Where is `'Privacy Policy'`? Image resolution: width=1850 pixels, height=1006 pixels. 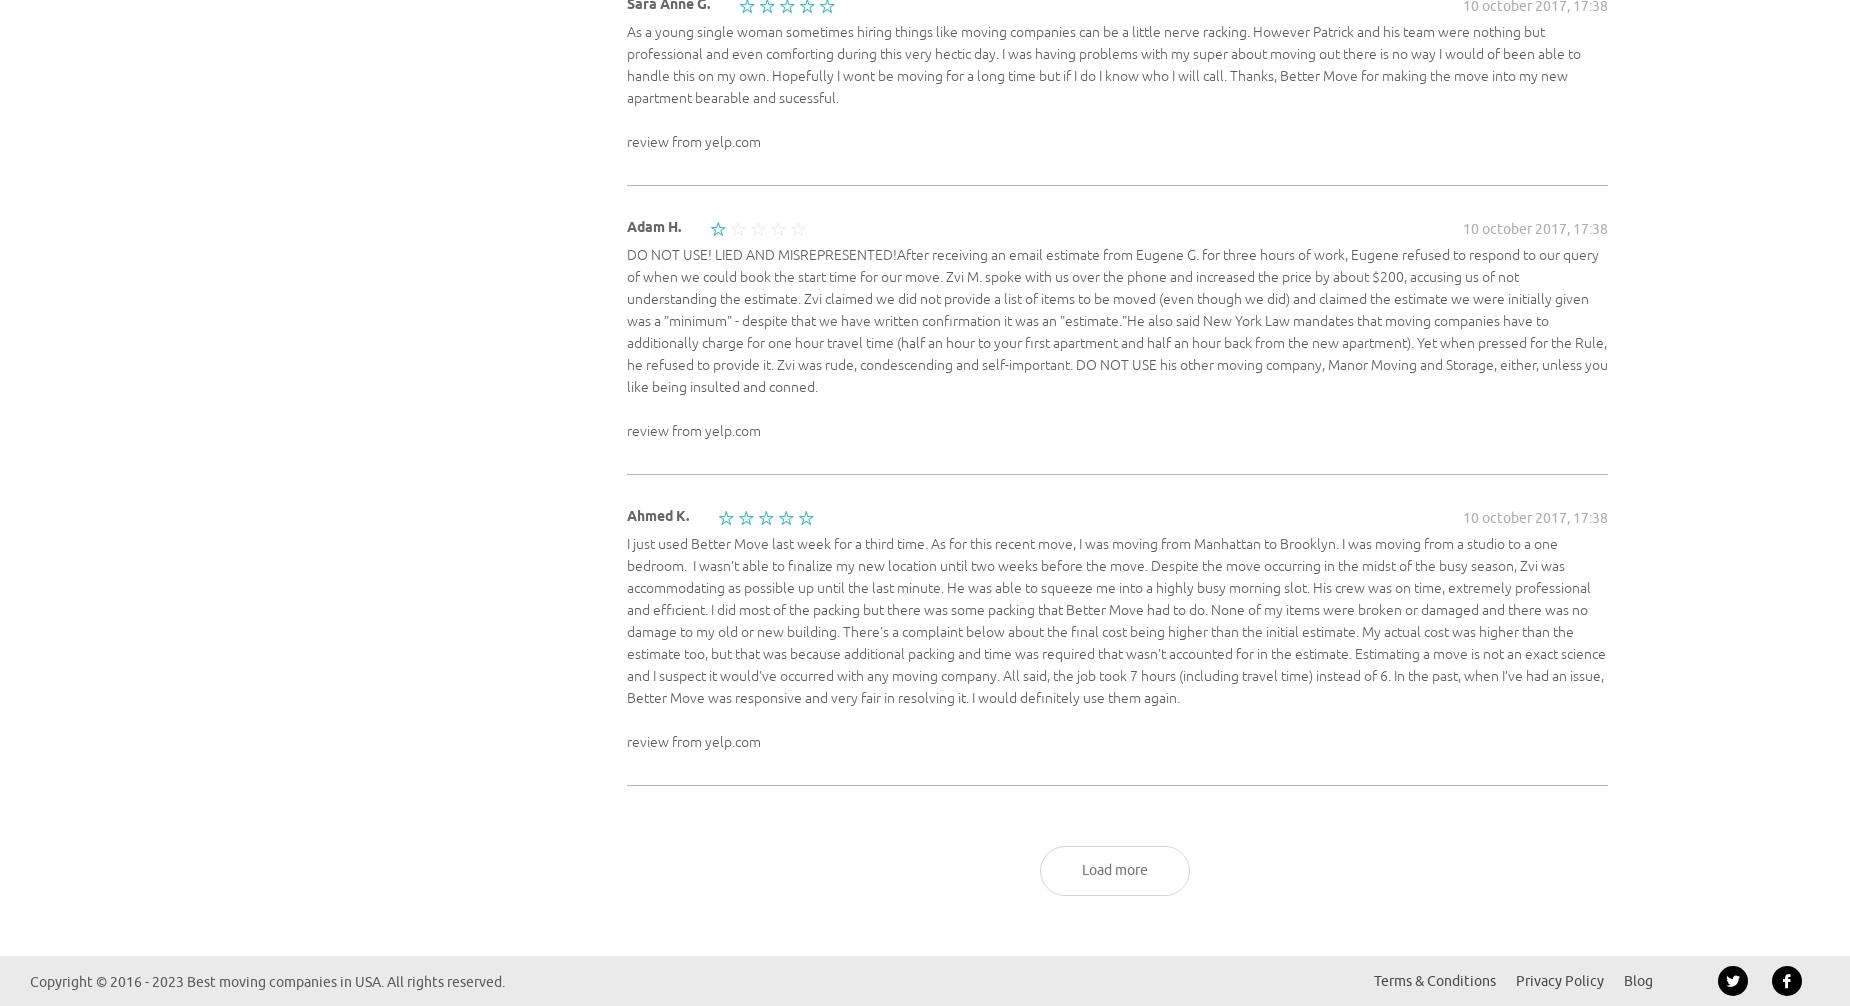
'Privacy Policy' is located at coordinates (1559, 980).